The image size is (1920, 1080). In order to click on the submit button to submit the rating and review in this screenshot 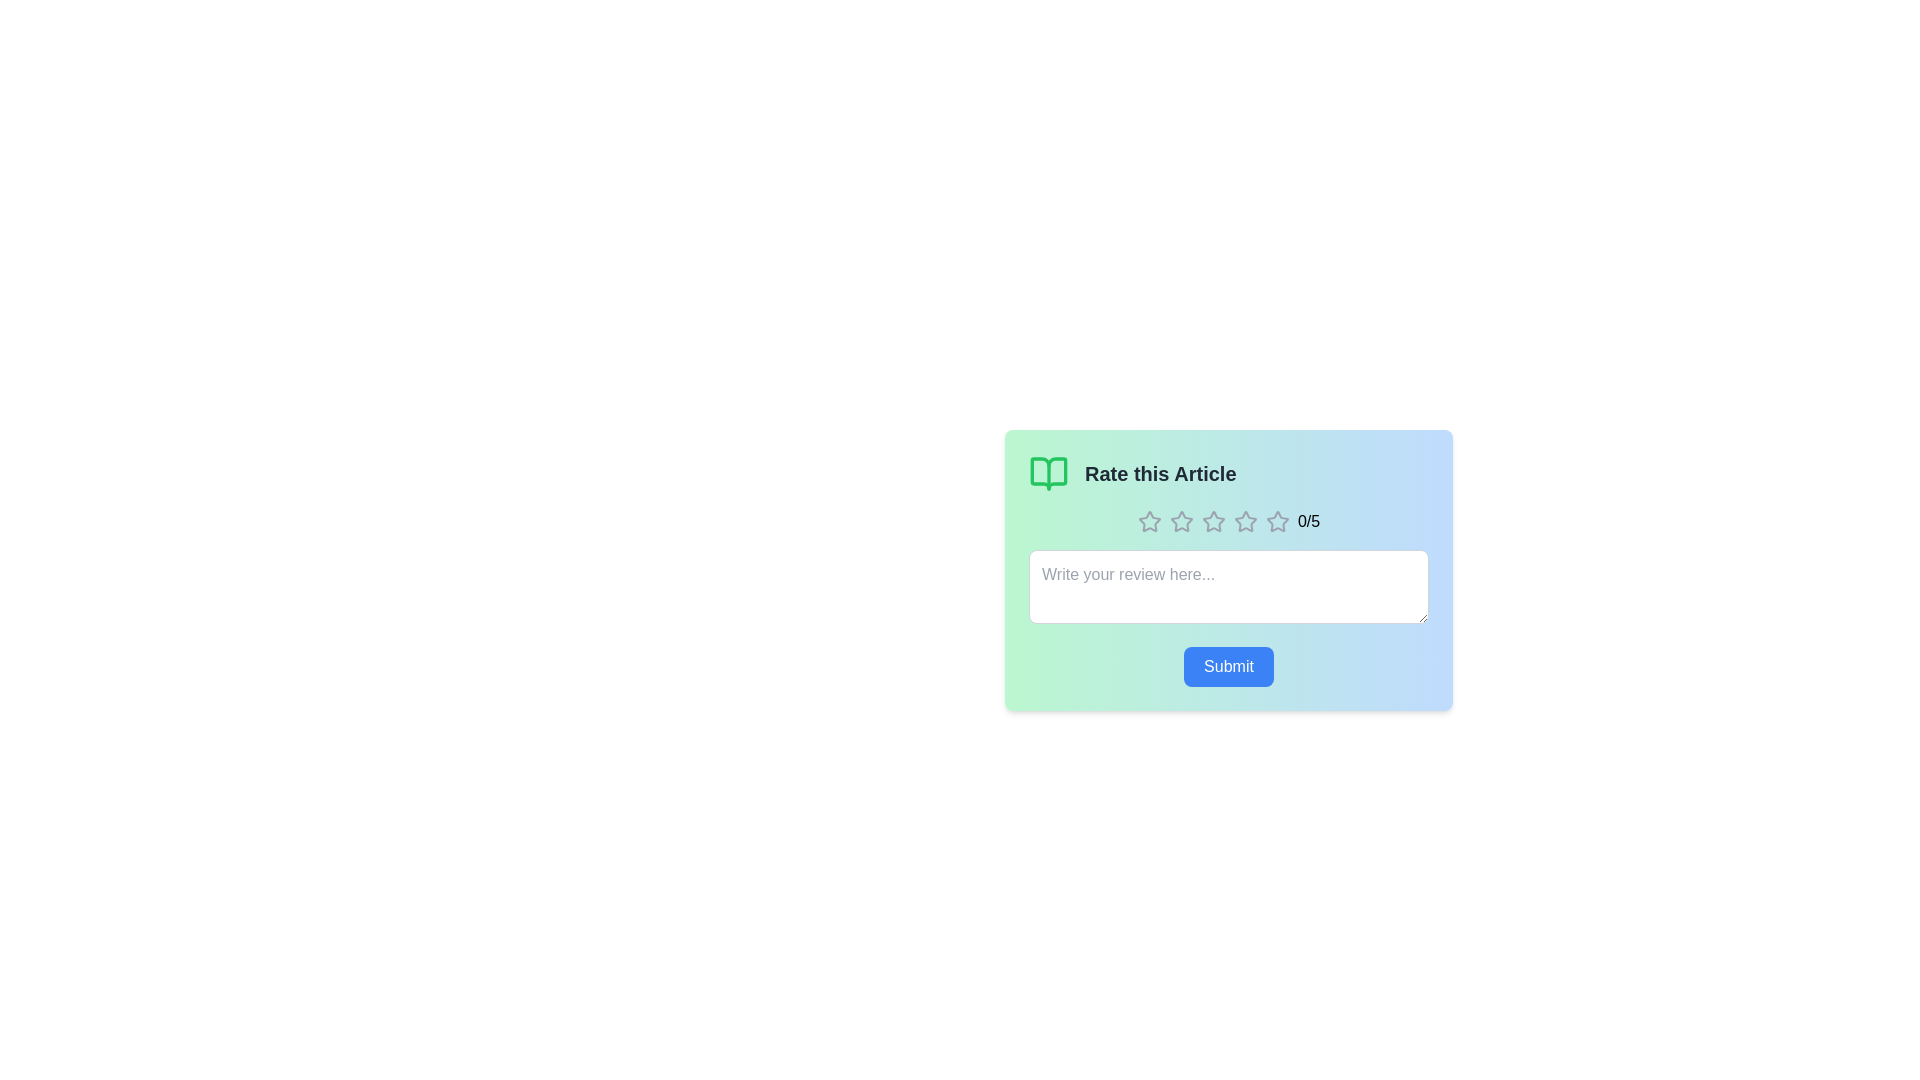, I will do `click(1227, 667)`.